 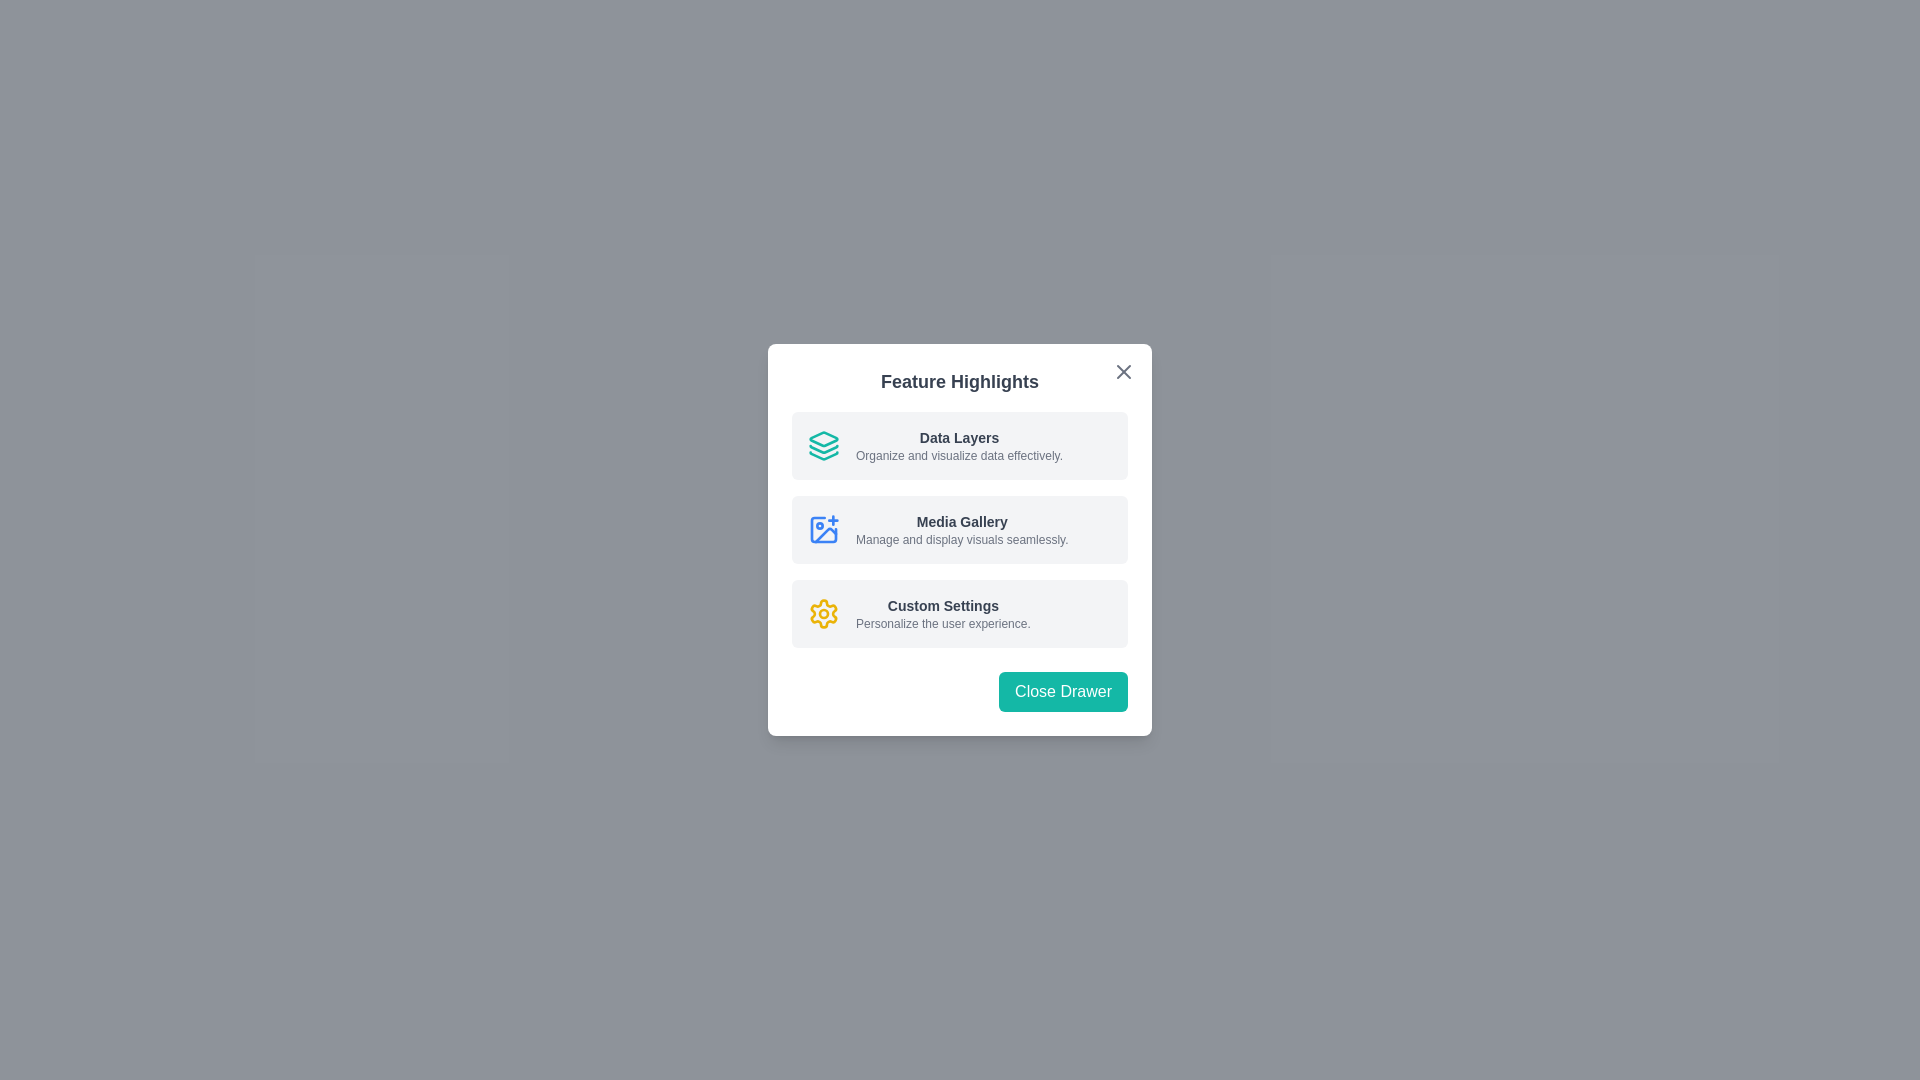 I want to click on description of the 'Custom Settings' feature represented by the third Informational Card within the 'Feature Highlights' dialog box, so click(x=960, y=612).